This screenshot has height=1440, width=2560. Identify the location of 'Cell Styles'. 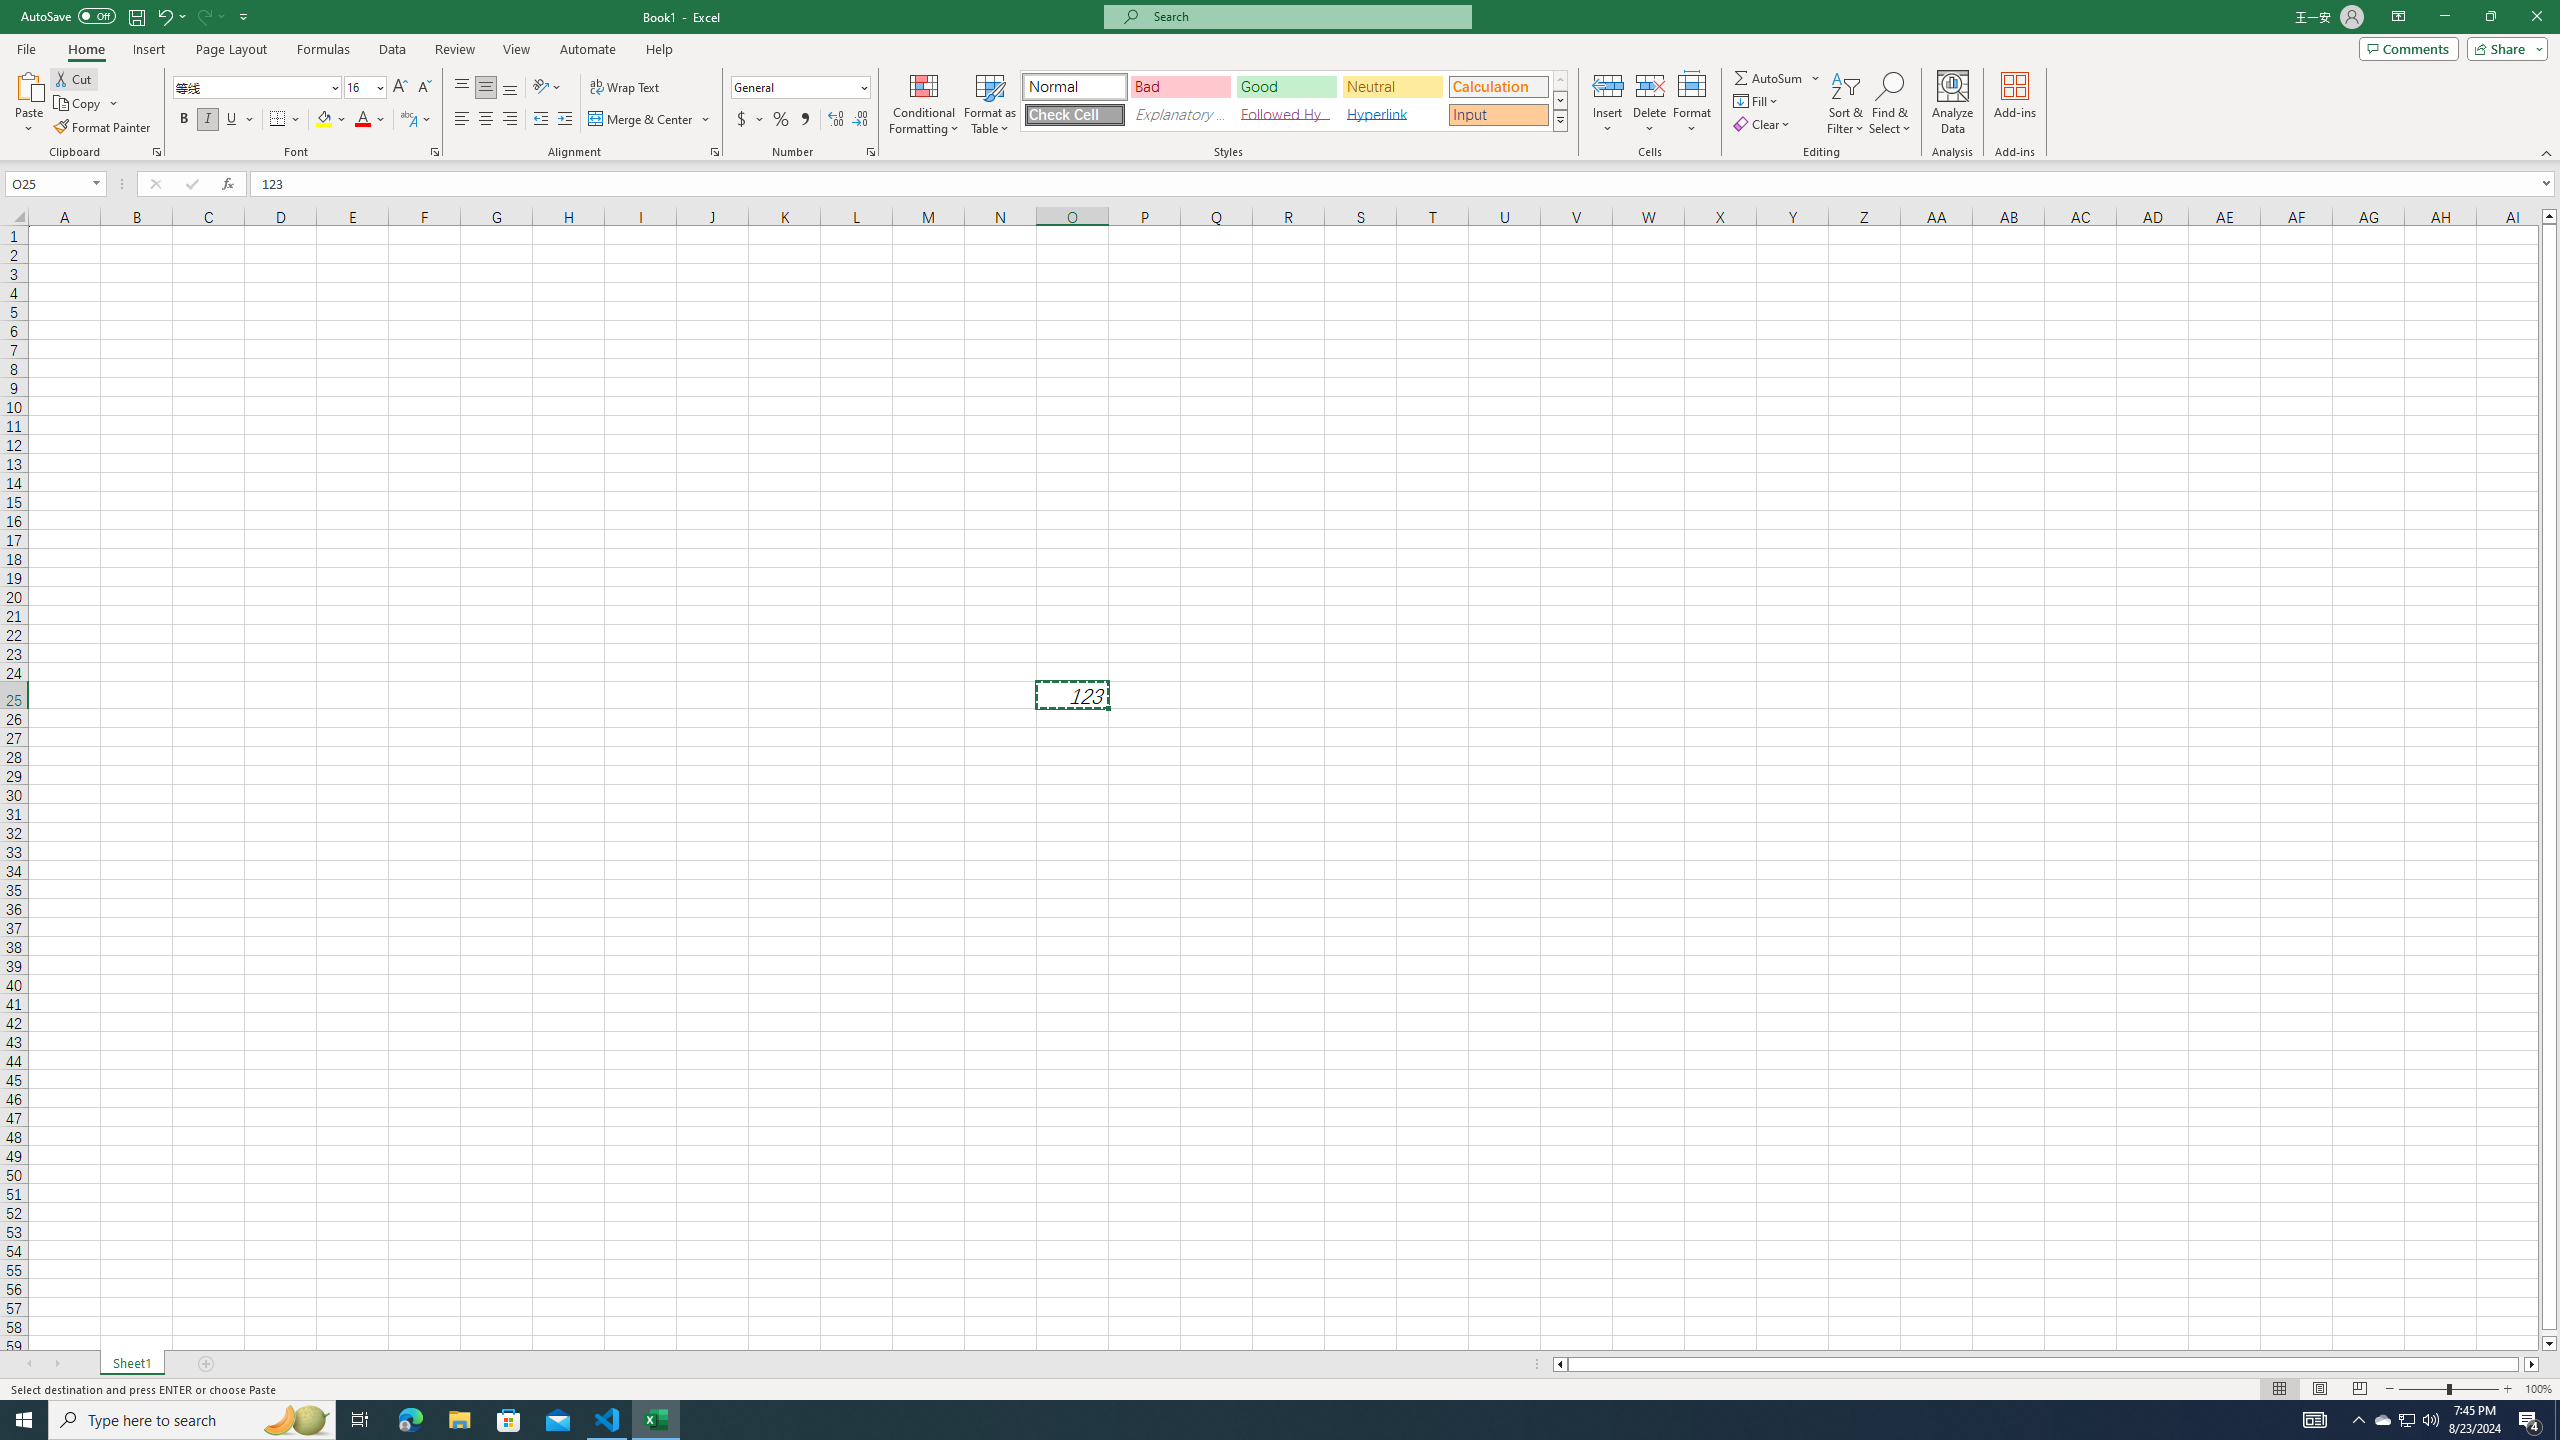
(1560, 119).